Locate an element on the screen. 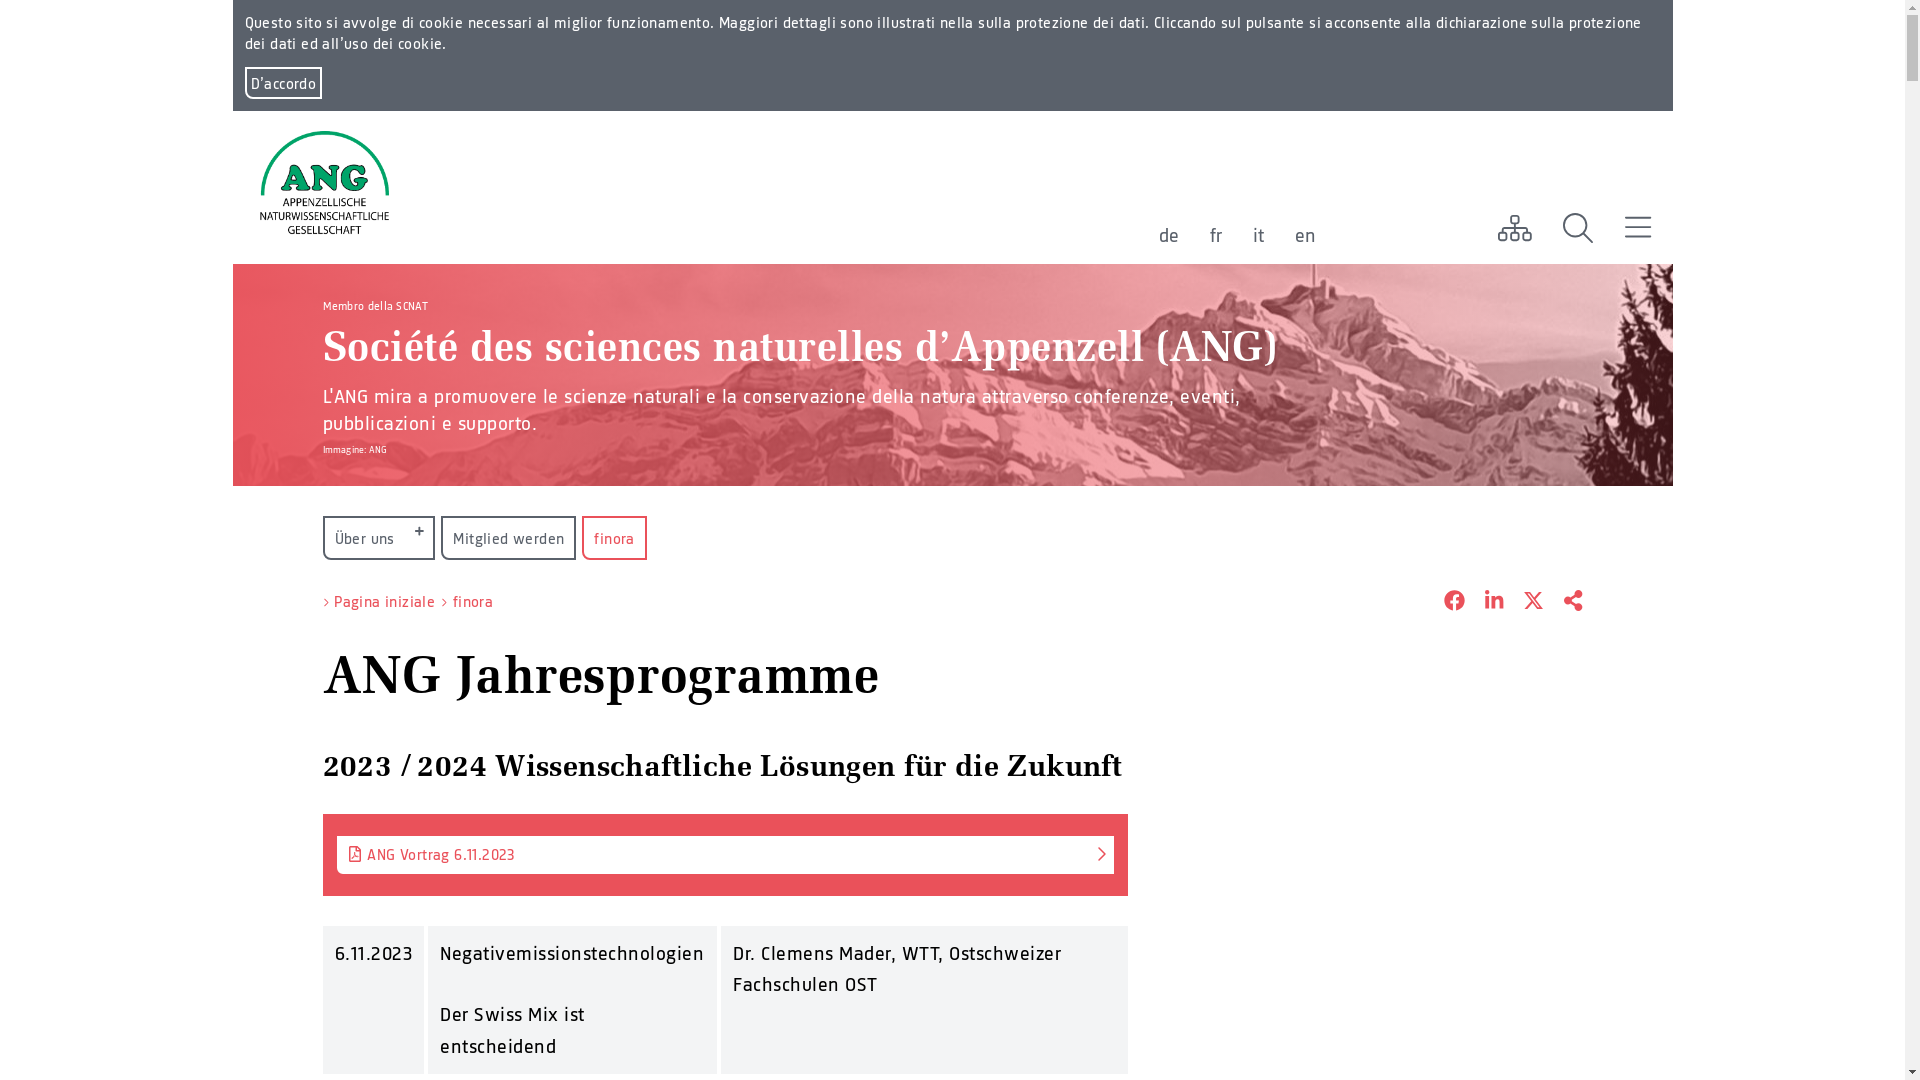 This screenshot has width=1920, height=1080. 'Menu' is located at coordinates (1637, 226).